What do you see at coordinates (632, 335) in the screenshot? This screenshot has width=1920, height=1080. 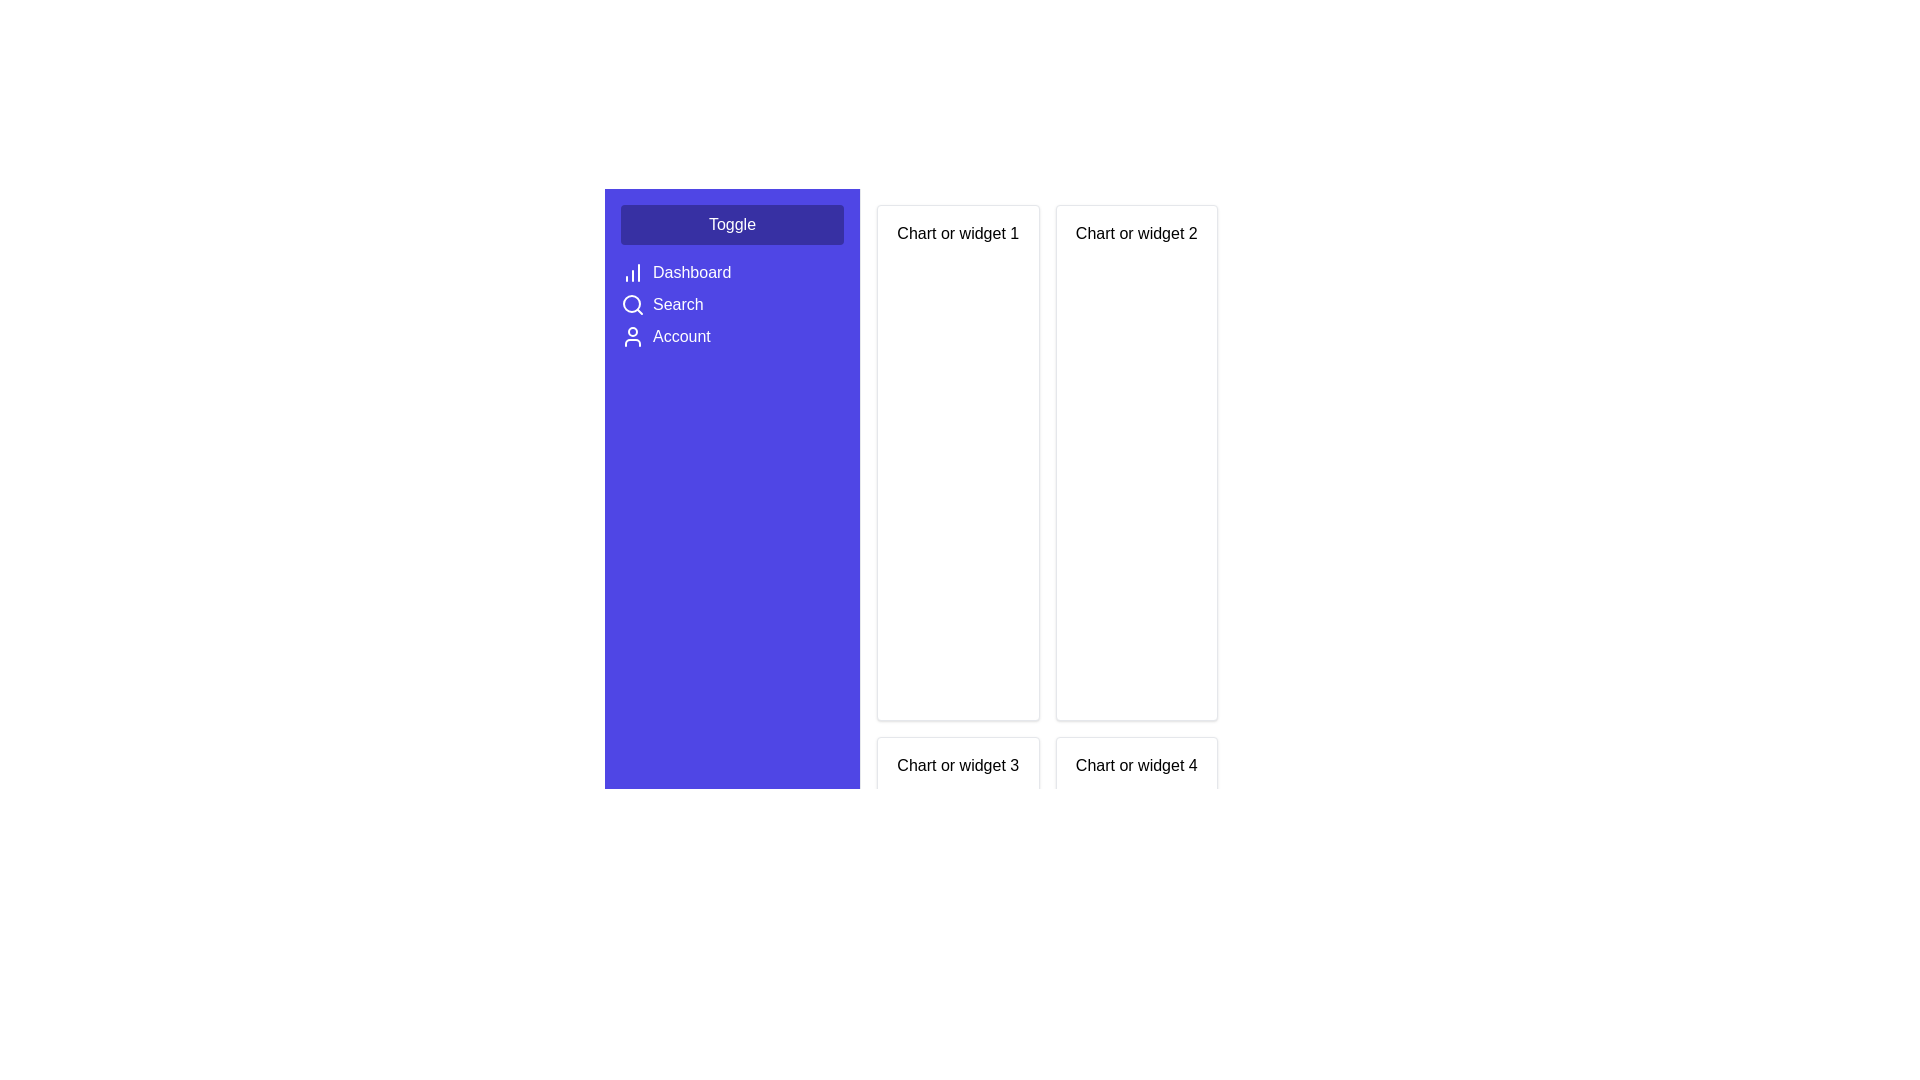 I see `the user account icon located in the left navigation panel, beneath the 'Search' menu item and to the left of the 'Account' label` at bounding box center [632, 335].